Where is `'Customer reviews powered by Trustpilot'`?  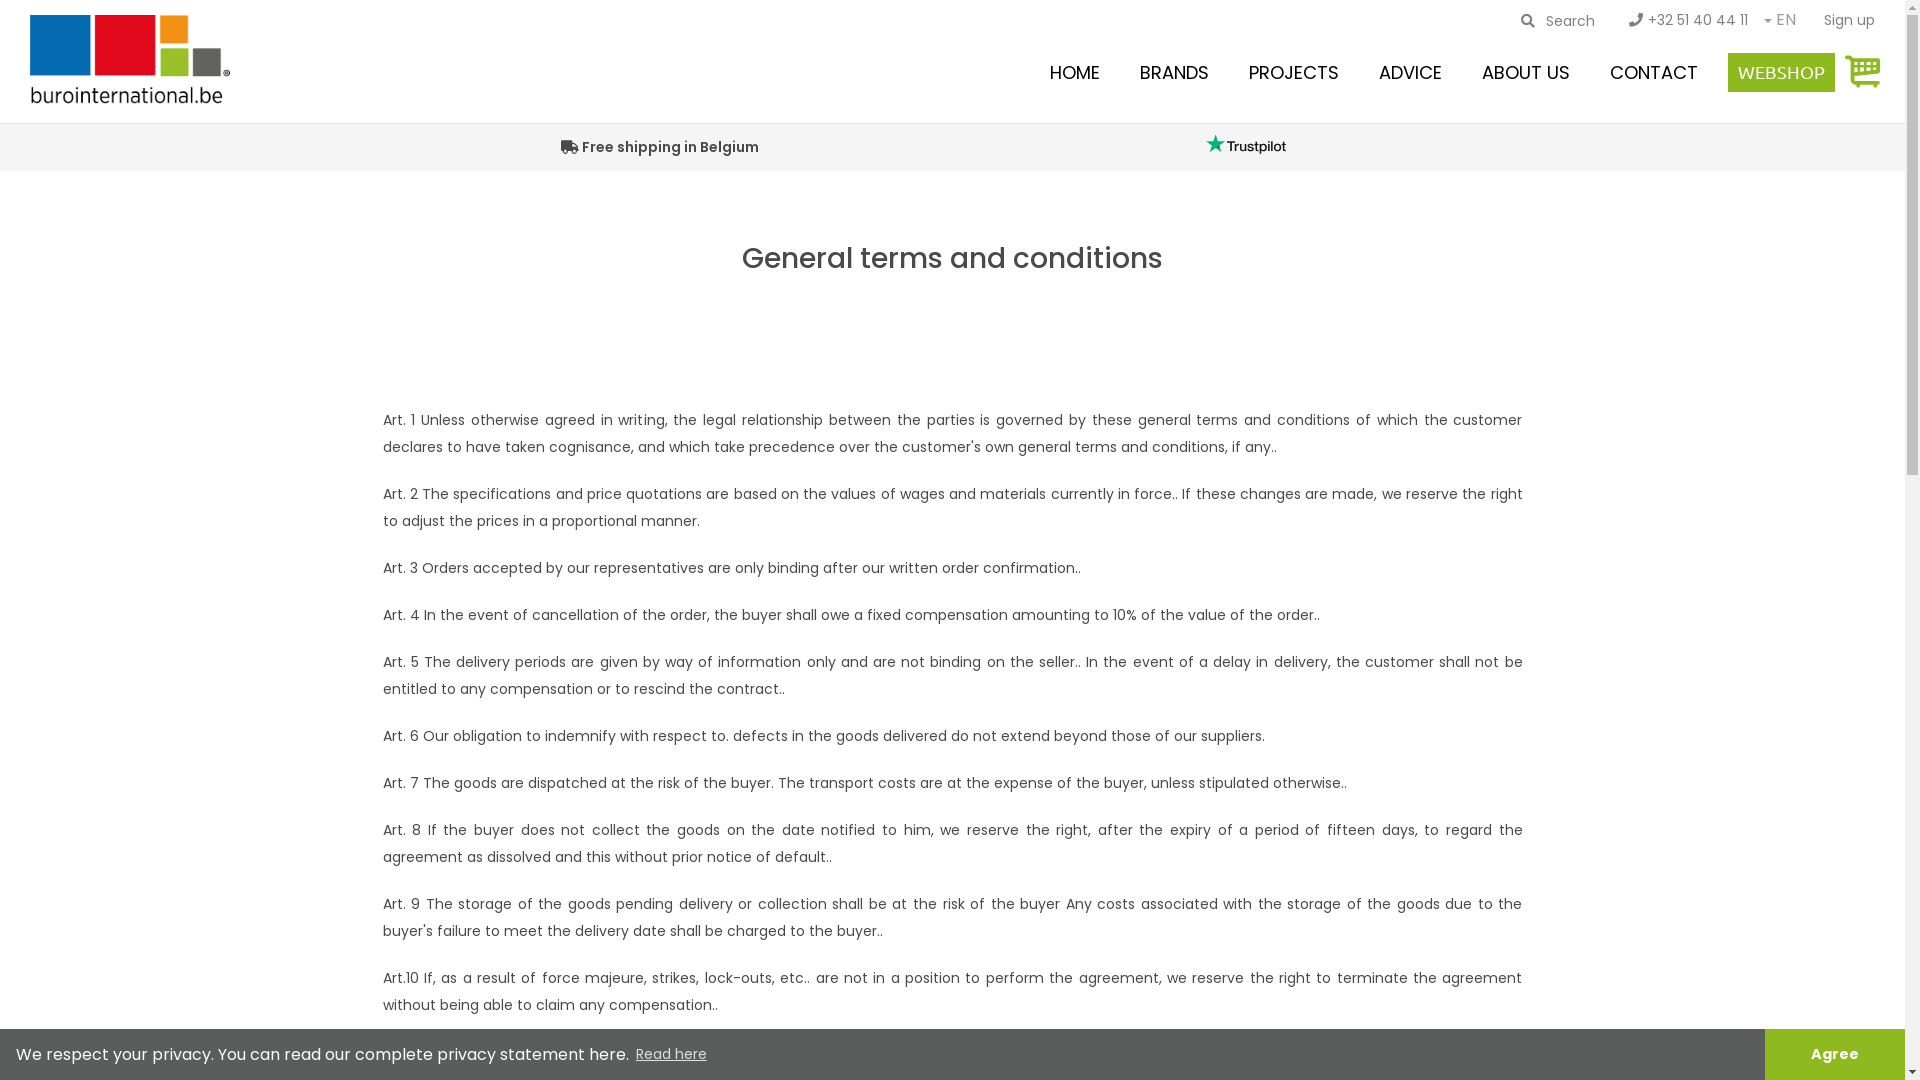
'Customer reviews powered by Trustpilot' is located at coordinates (1244, 142).